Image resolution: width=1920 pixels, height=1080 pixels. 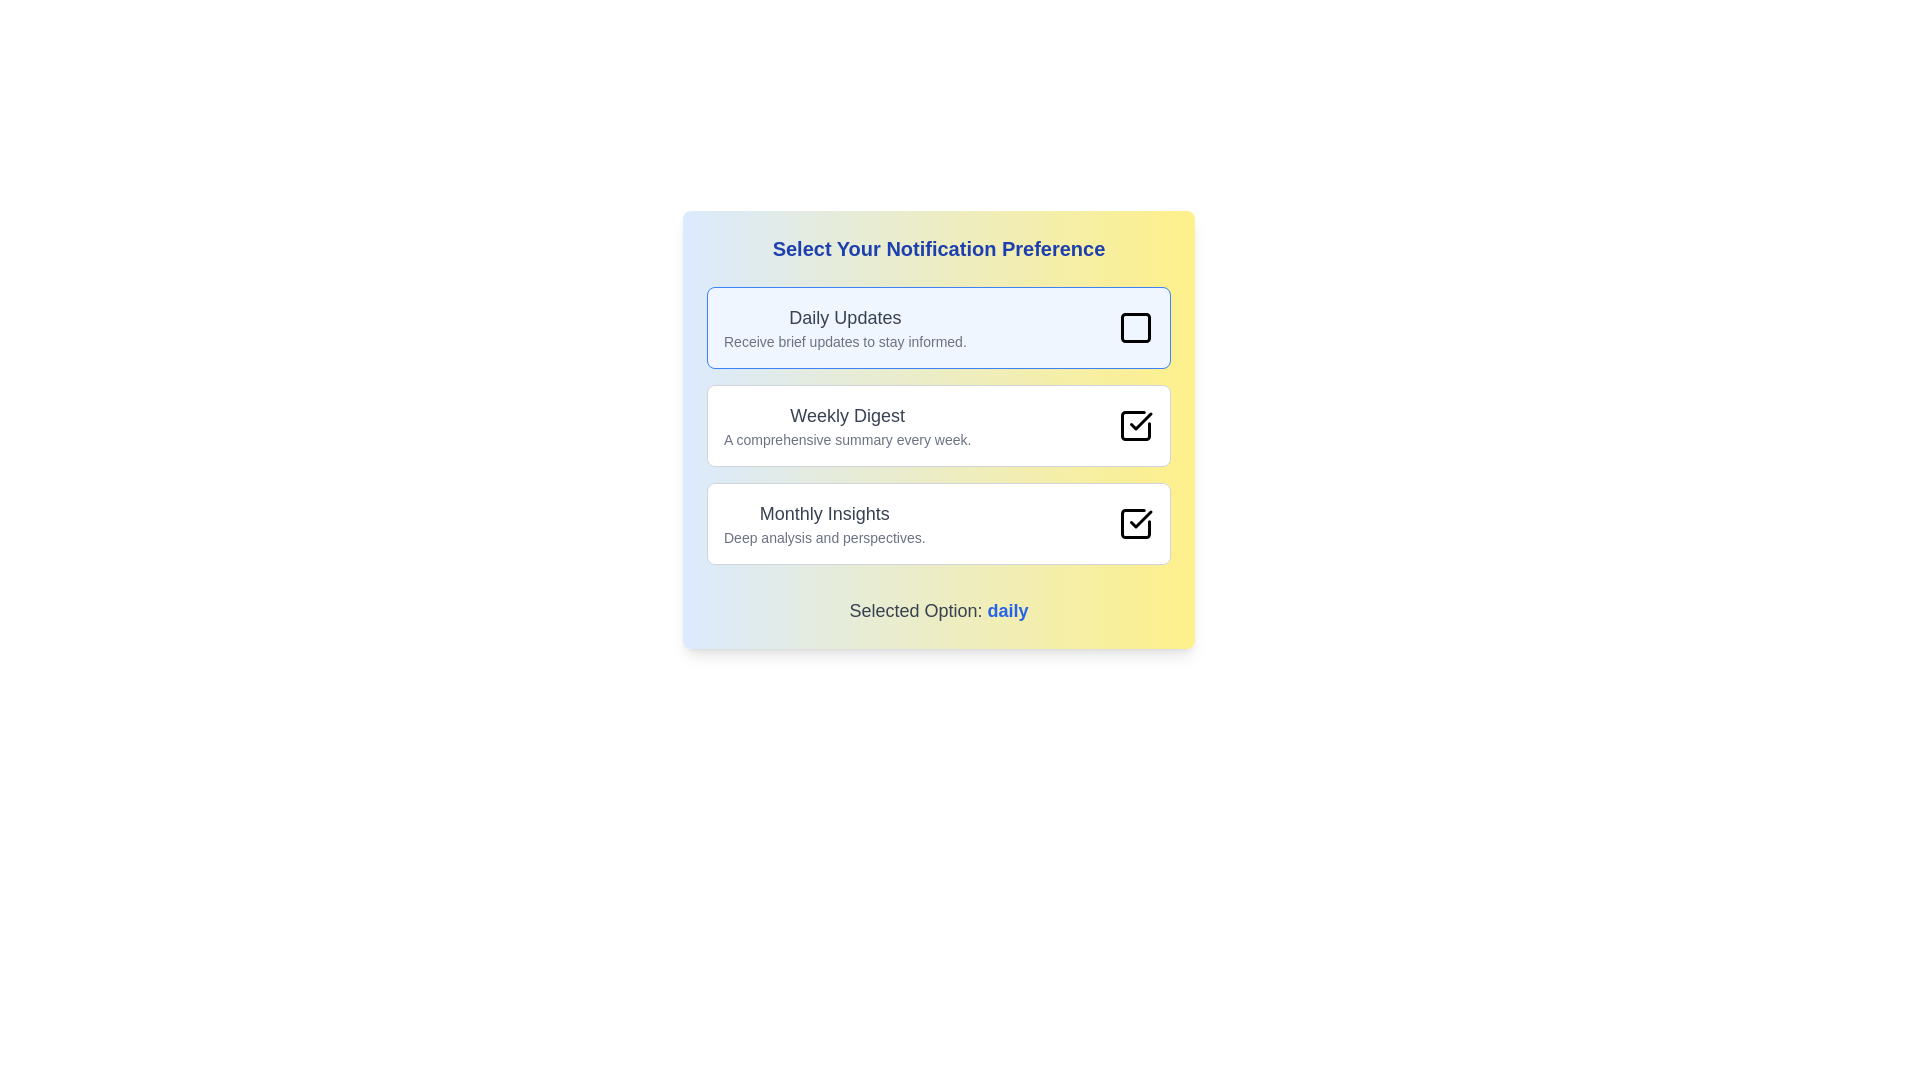 I want to click on the bold text label displaying 'Daily Updates' which is styled in dark gray and positioned above the description text, so click(x=845, y=316).